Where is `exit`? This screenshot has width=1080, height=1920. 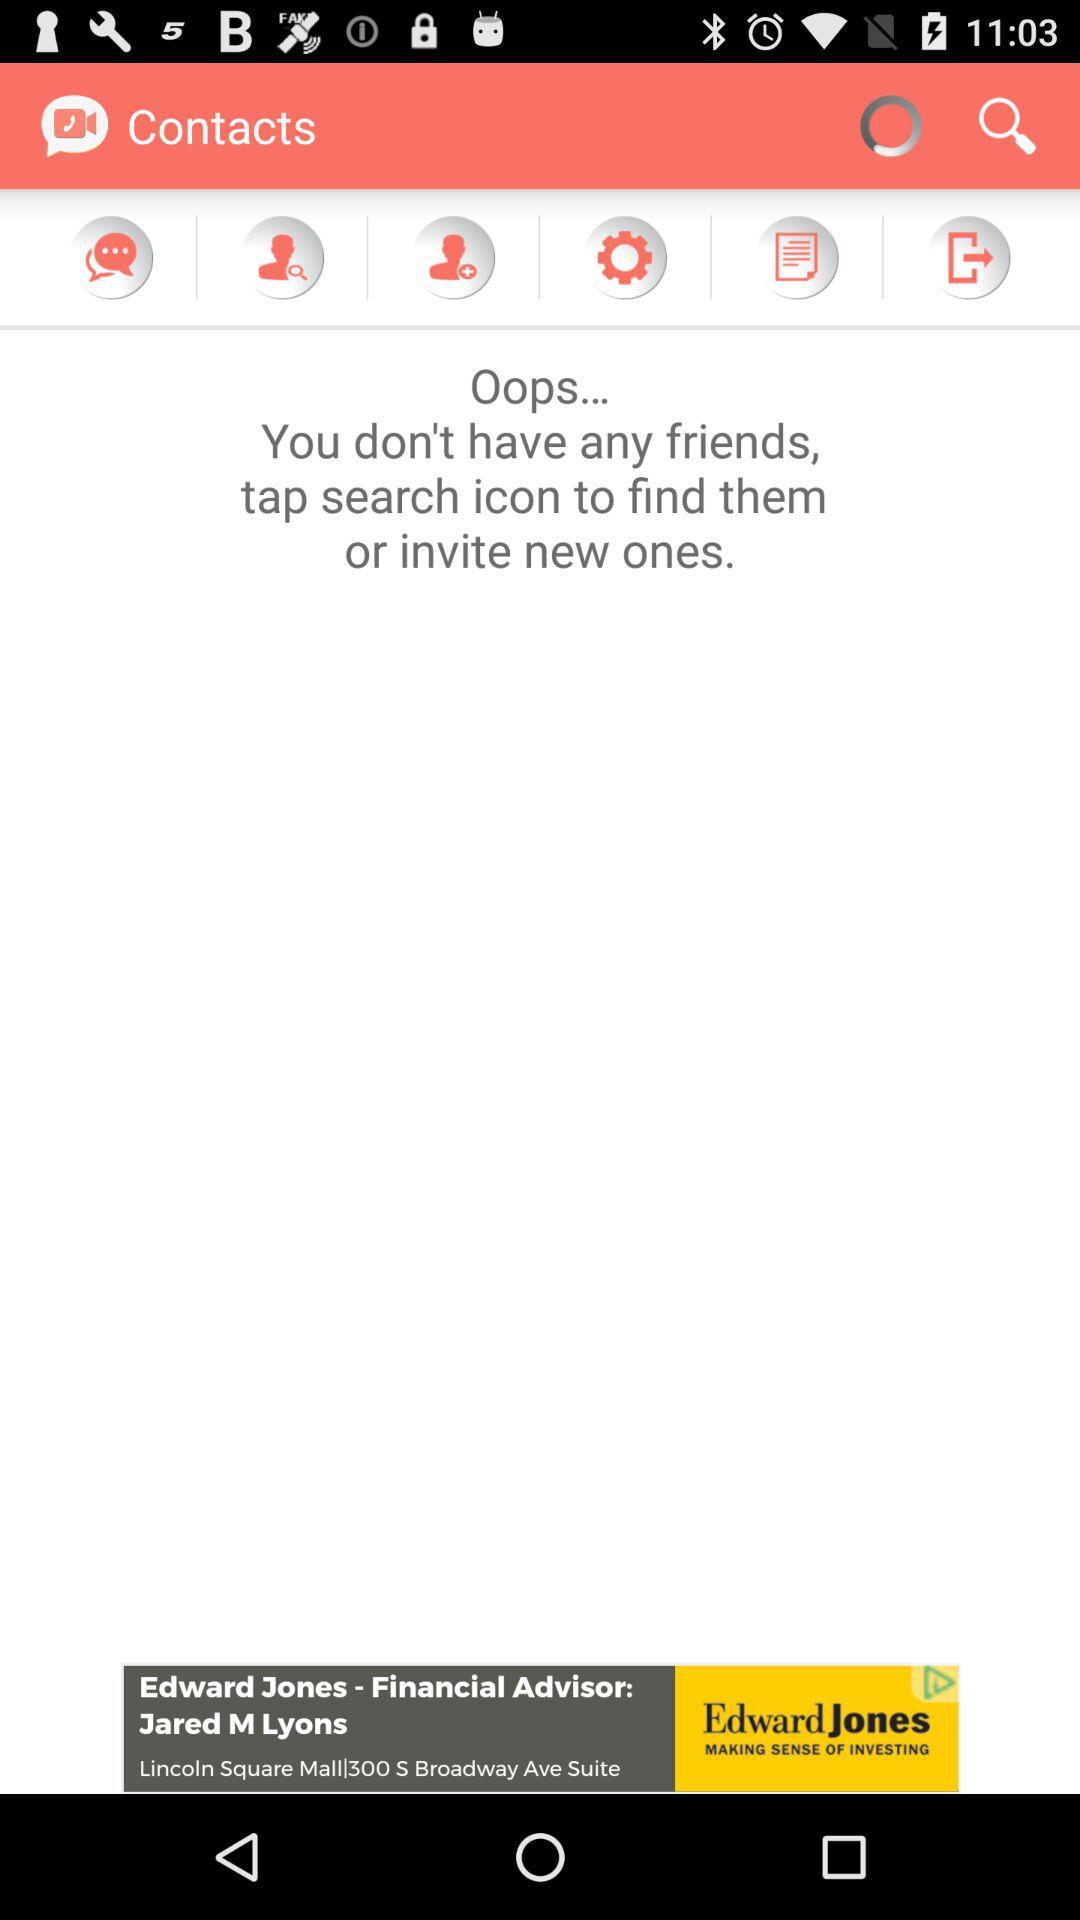 exit is located at coordinates (967, 256).